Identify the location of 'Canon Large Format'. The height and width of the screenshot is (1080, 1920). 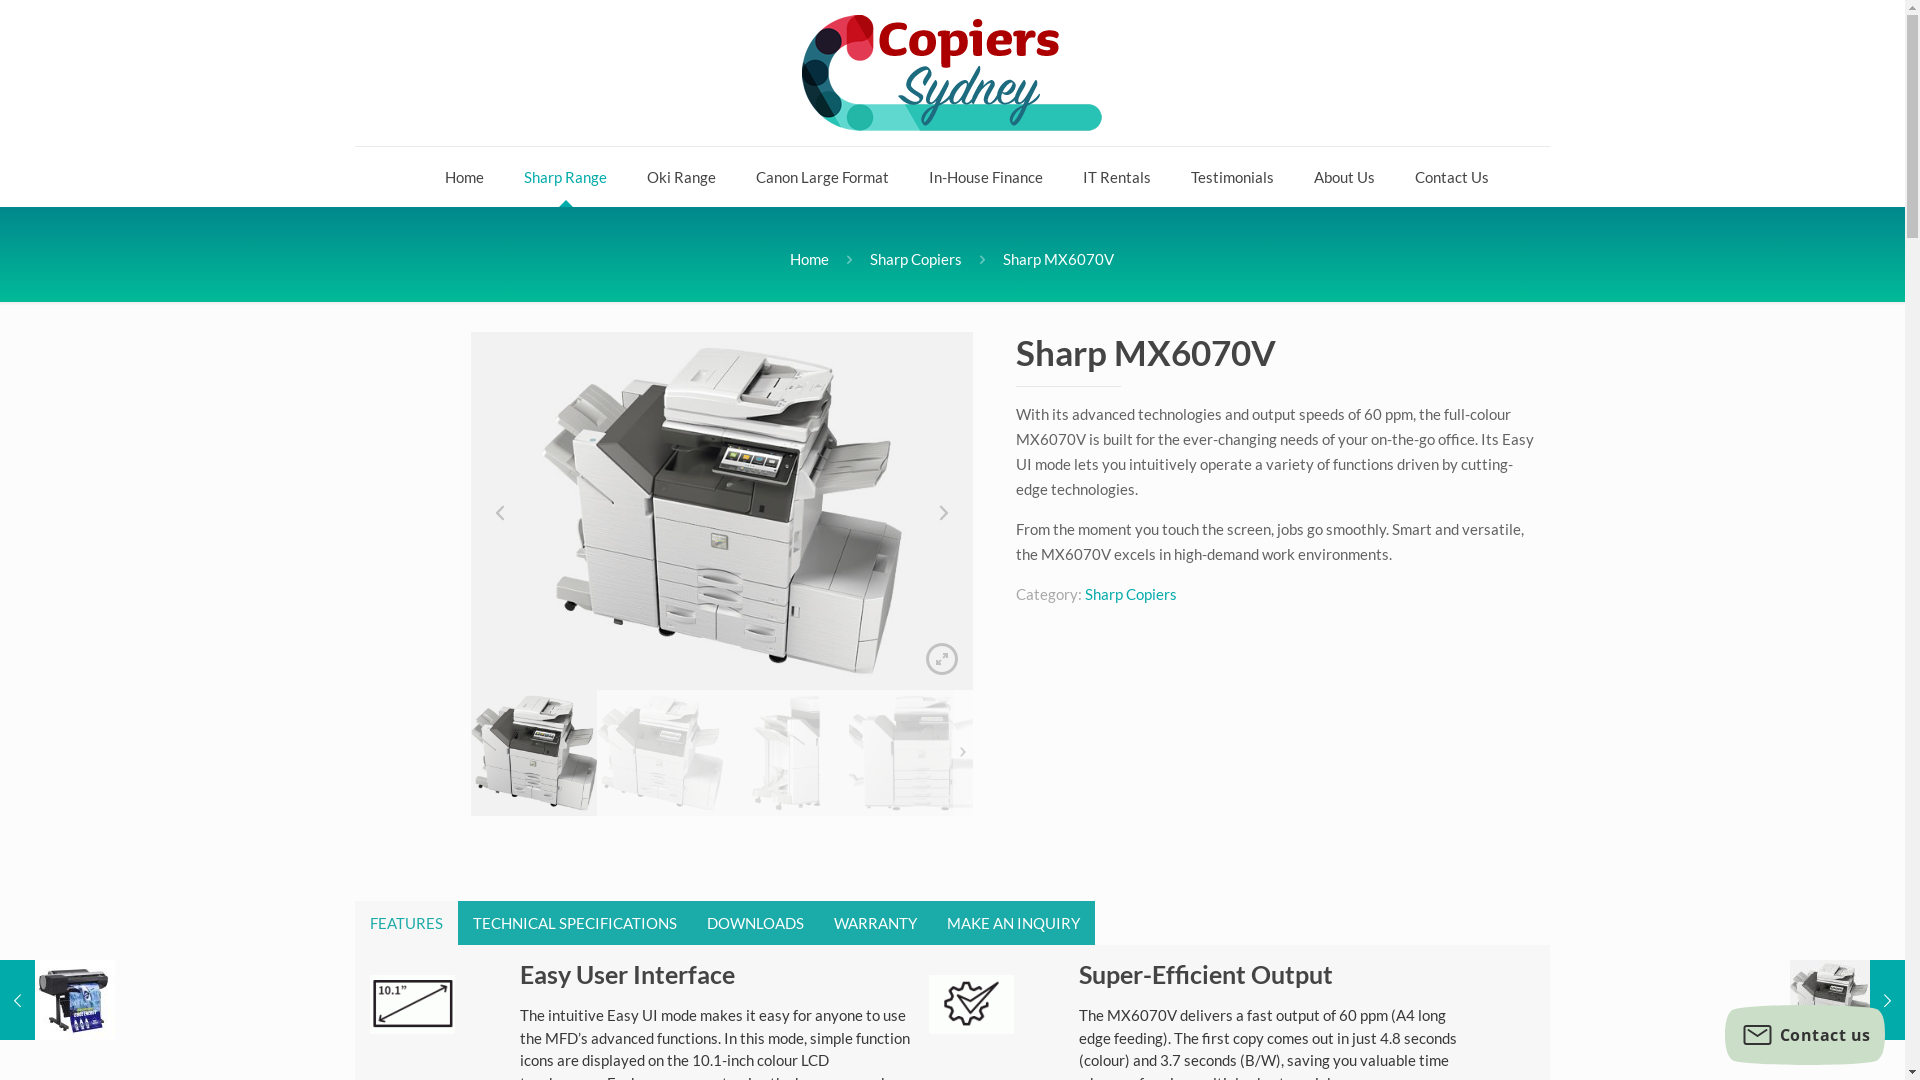
(822, 176).